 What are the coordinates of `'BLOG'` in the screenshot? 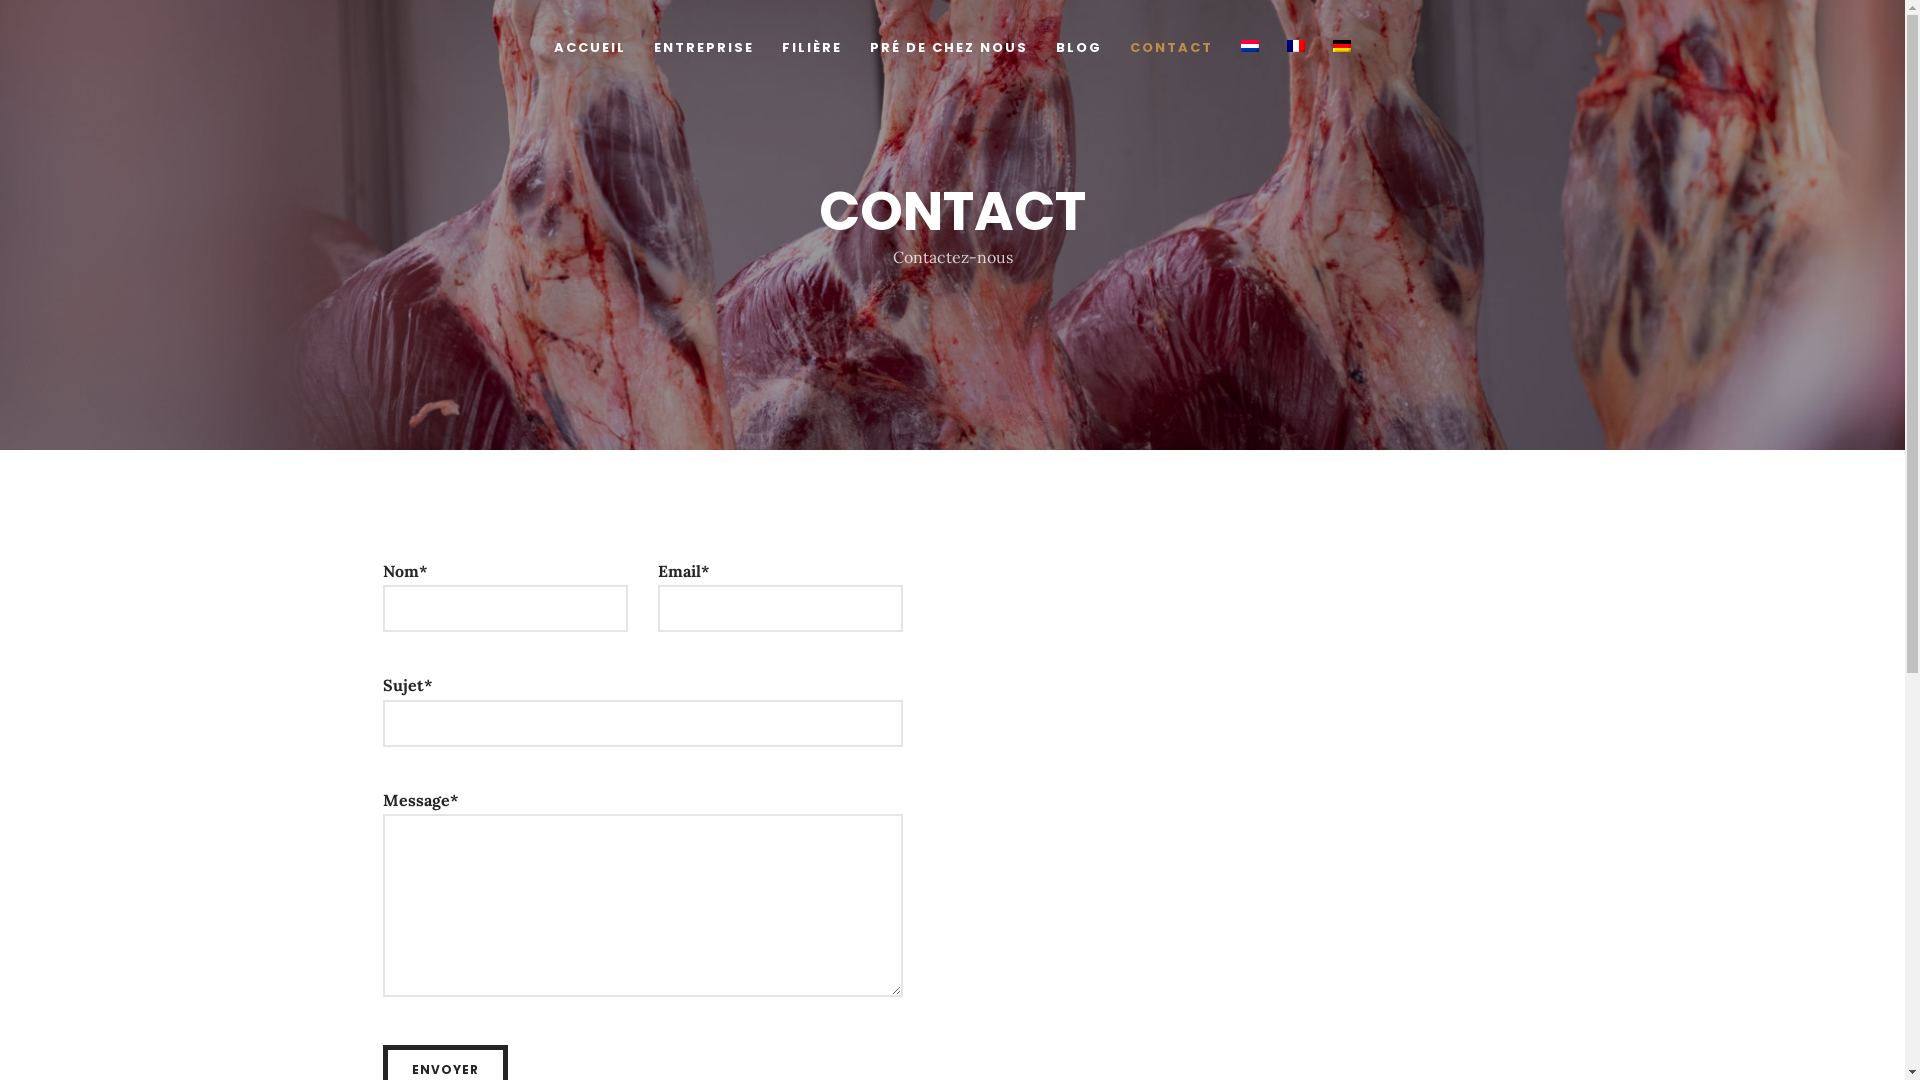 It's located at (1055, 52).